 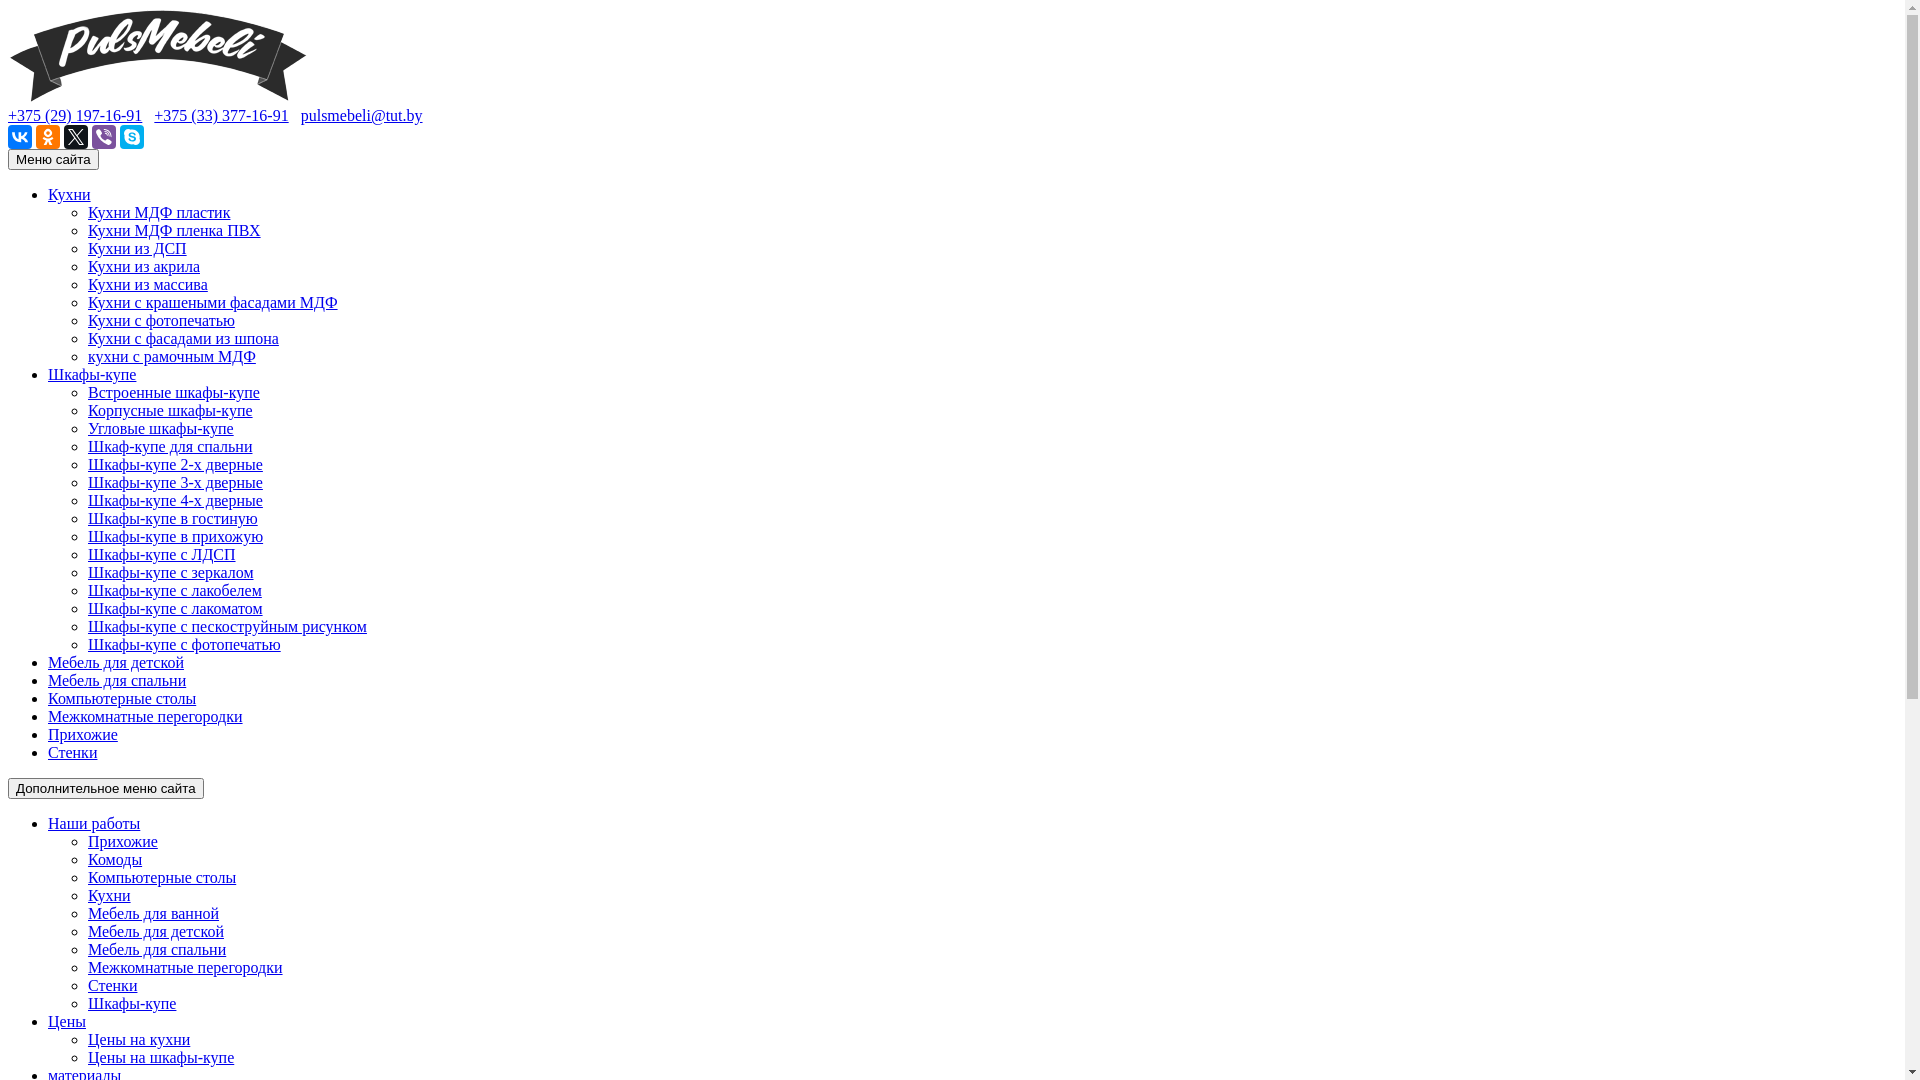 What do you see at coordinates (103, 136) in the screenshot?
I see `'Viber'` at bounding box center [103, 136].